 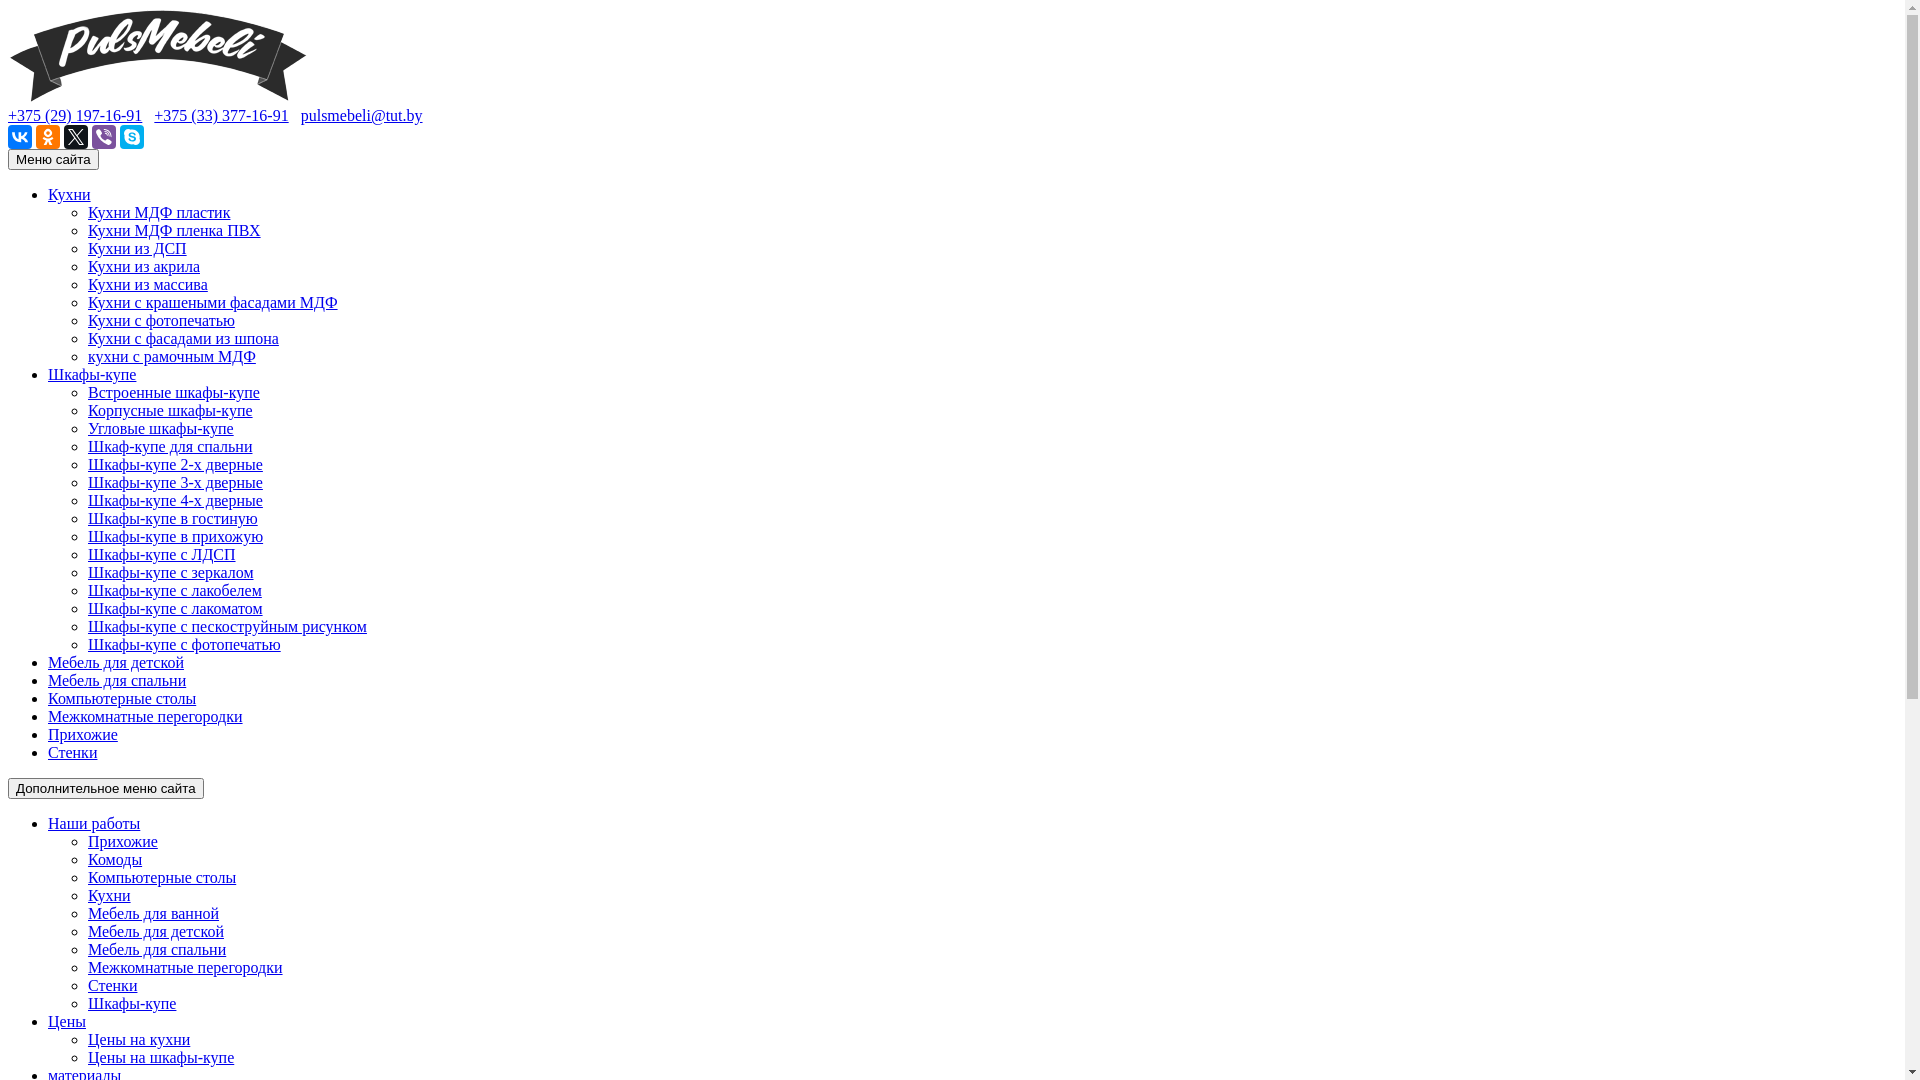 What do you see at coordinates (103, 136) in the screenshot?
I see `'Viber'` at bounding box center [103, 136].